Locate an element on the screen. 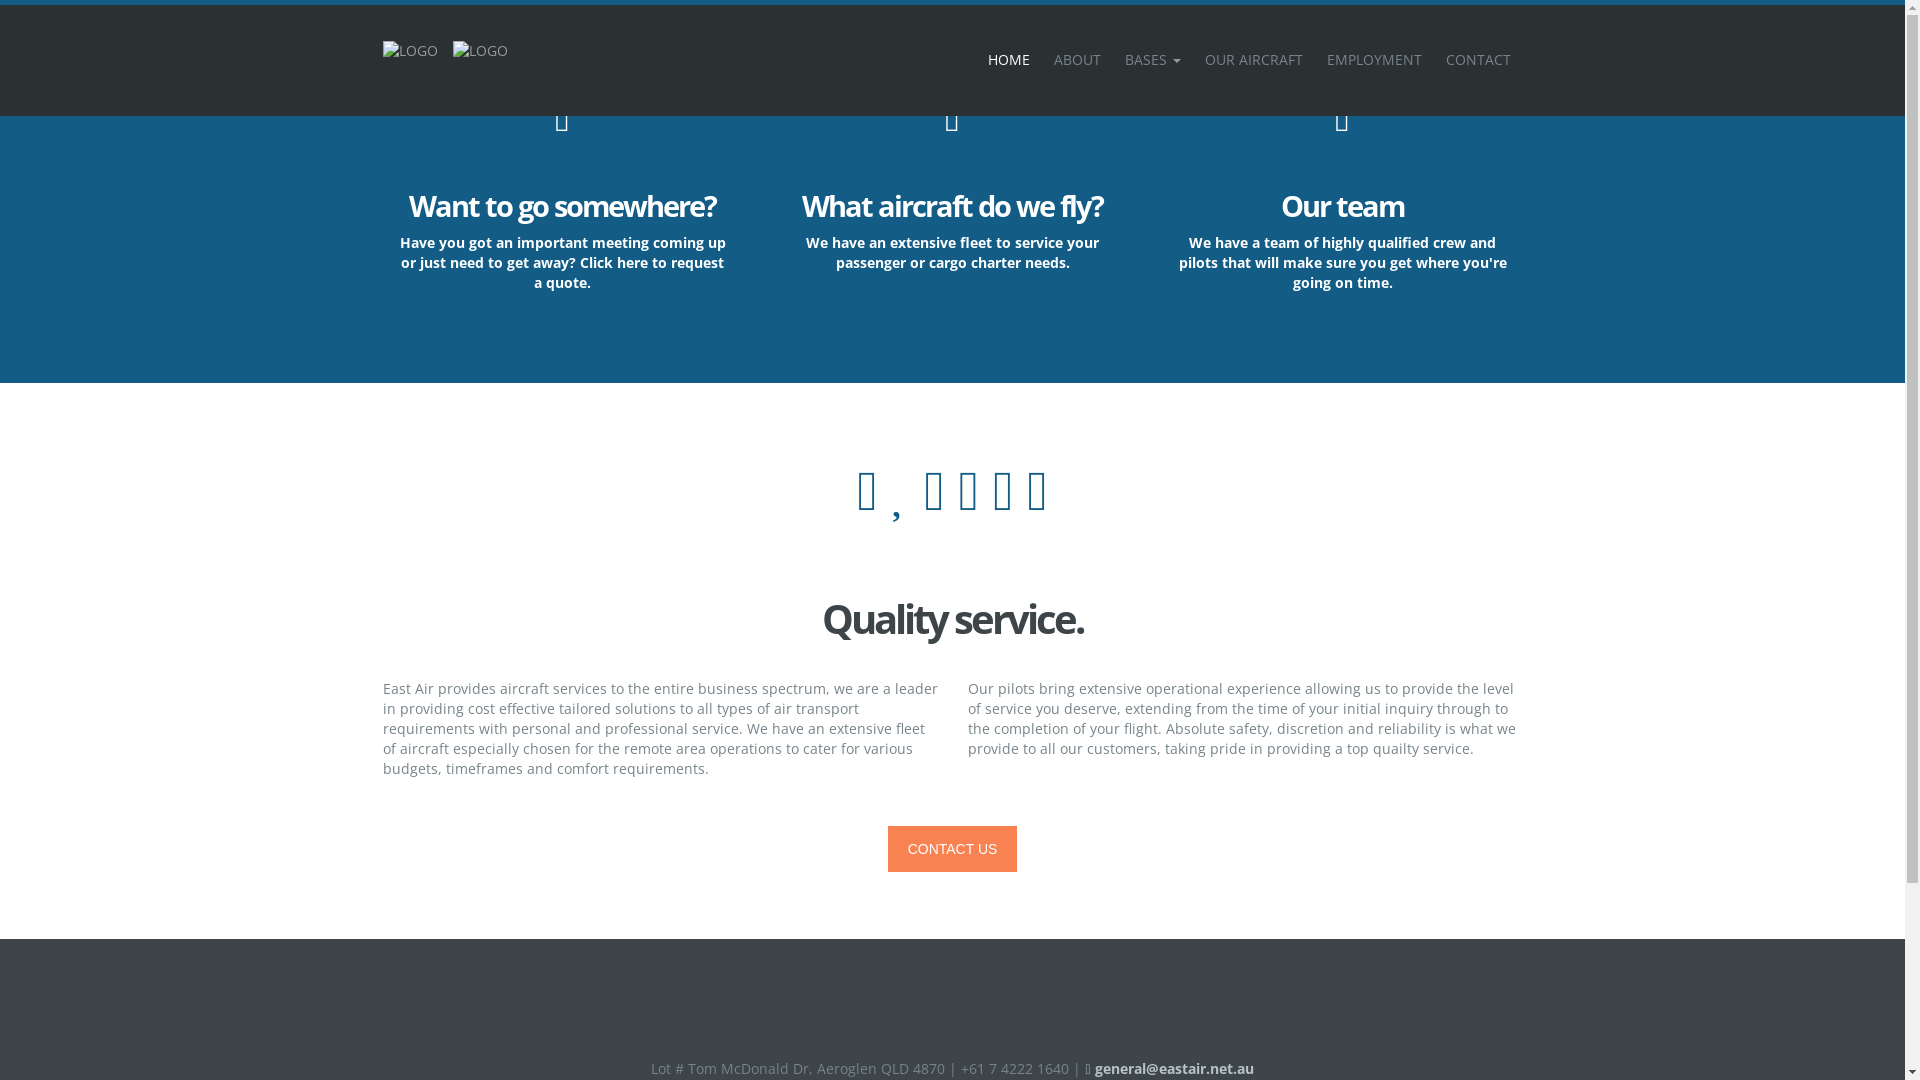 The height and width of the screenshot is (1080, 1920). 'general@eastair.net.au' is located at coordinates (1083, 1067).